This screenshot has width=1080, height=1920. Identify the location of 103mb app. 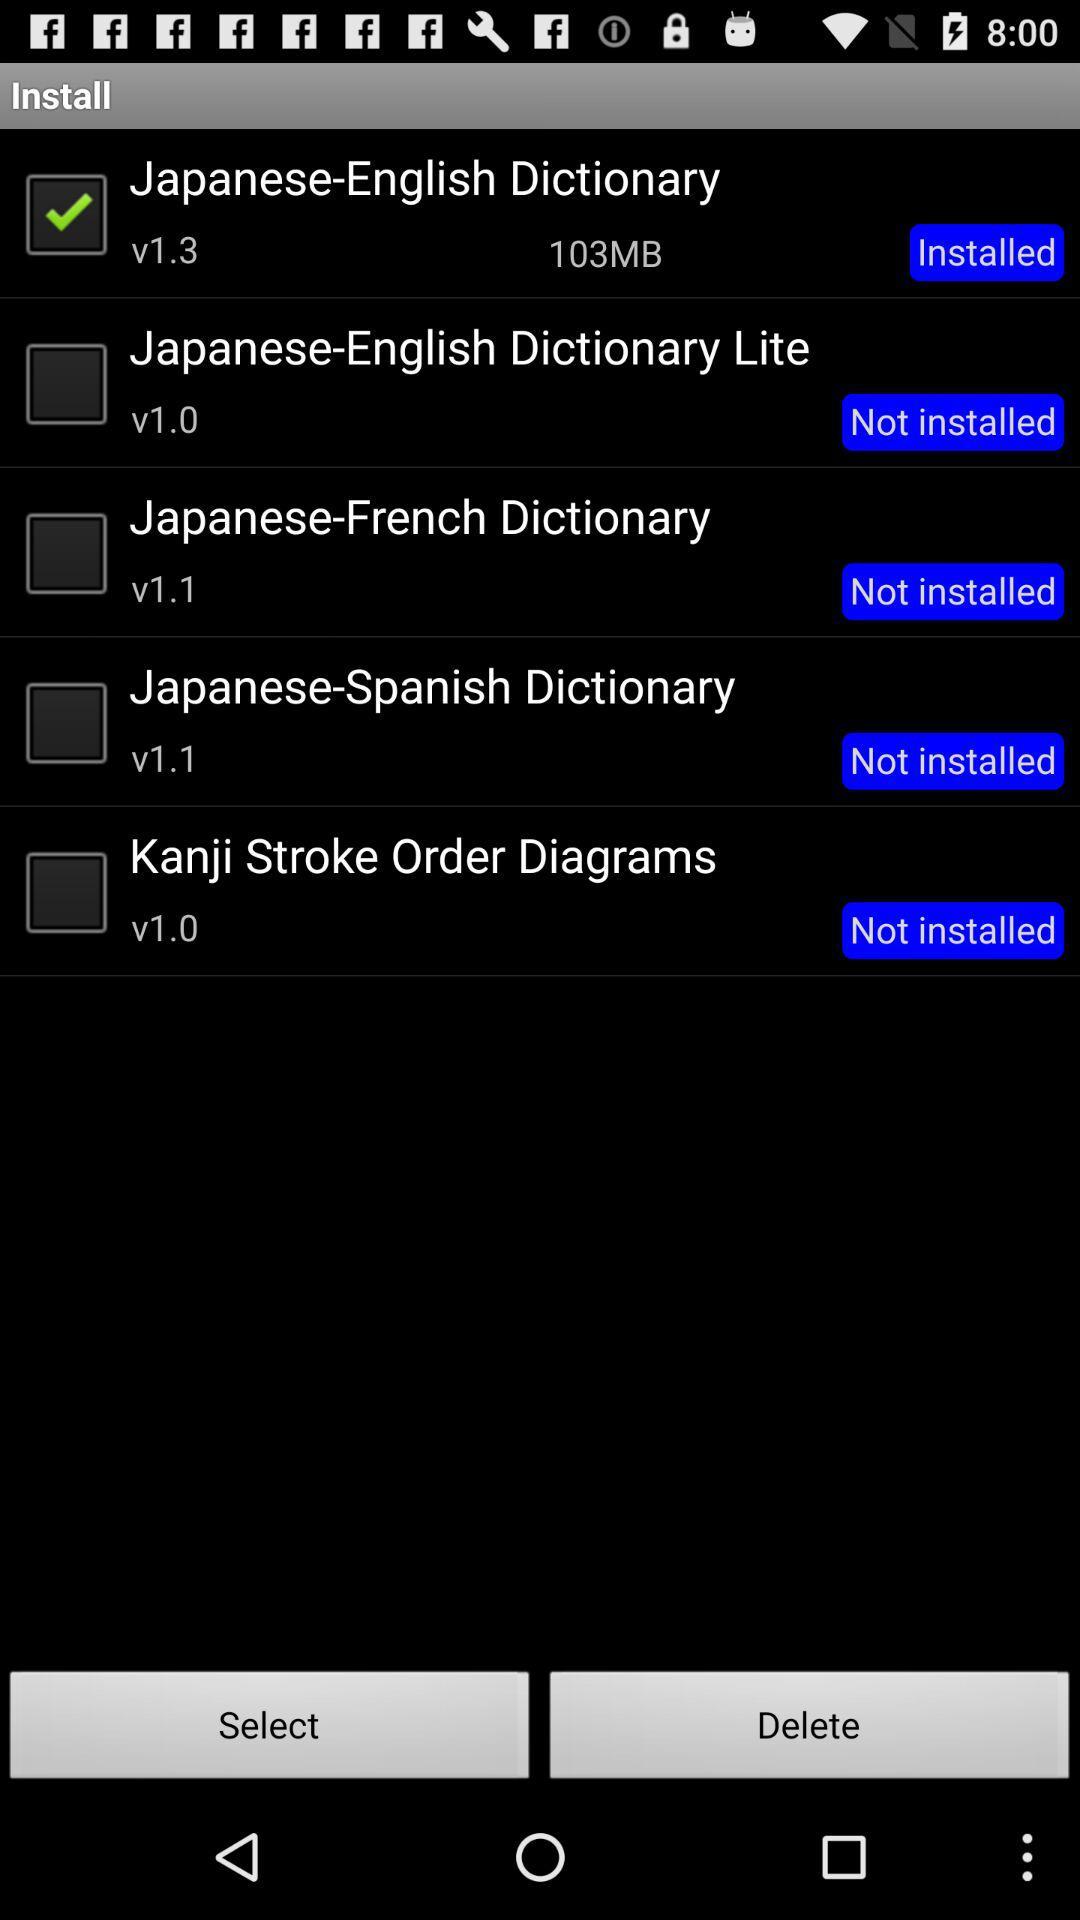
(604, 251).